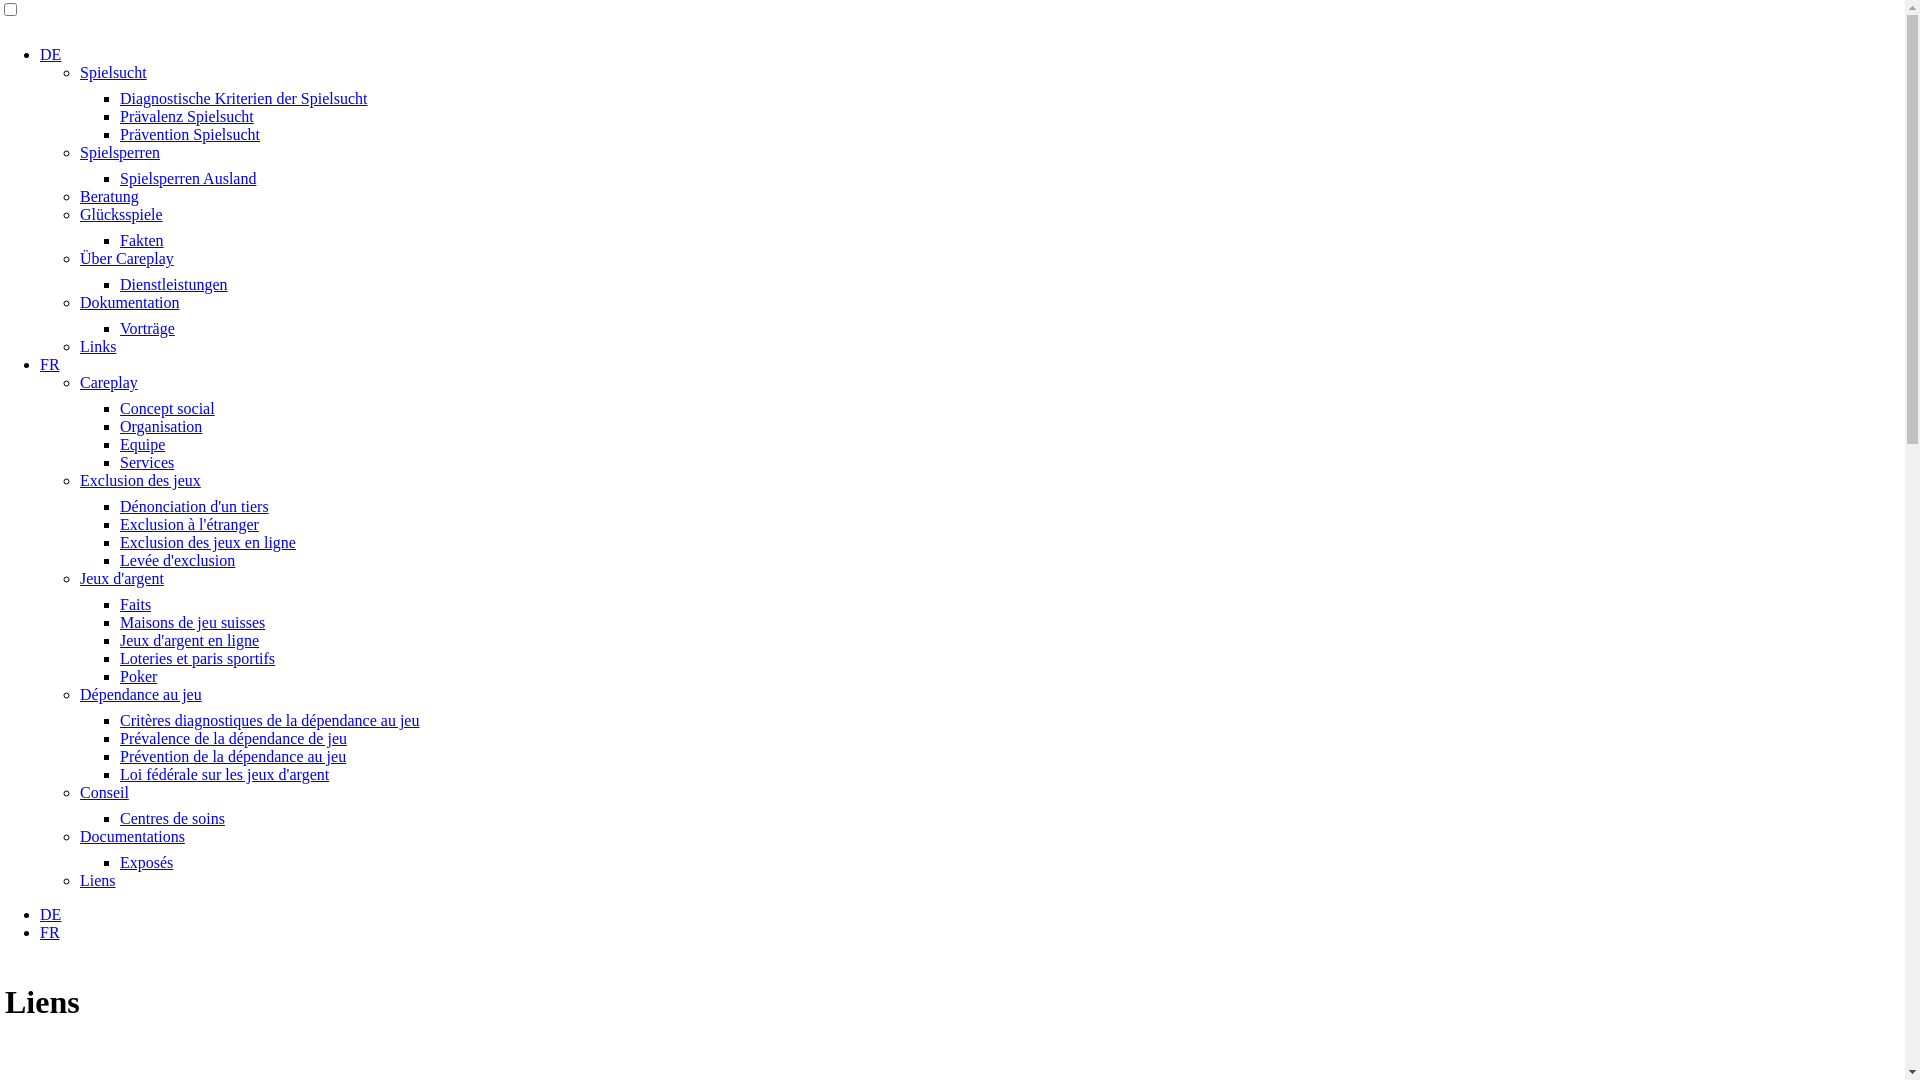  What do you see at coordinates (50, 914) in the screenshot?
I see `'DE'` at bounding box center [50, 914].